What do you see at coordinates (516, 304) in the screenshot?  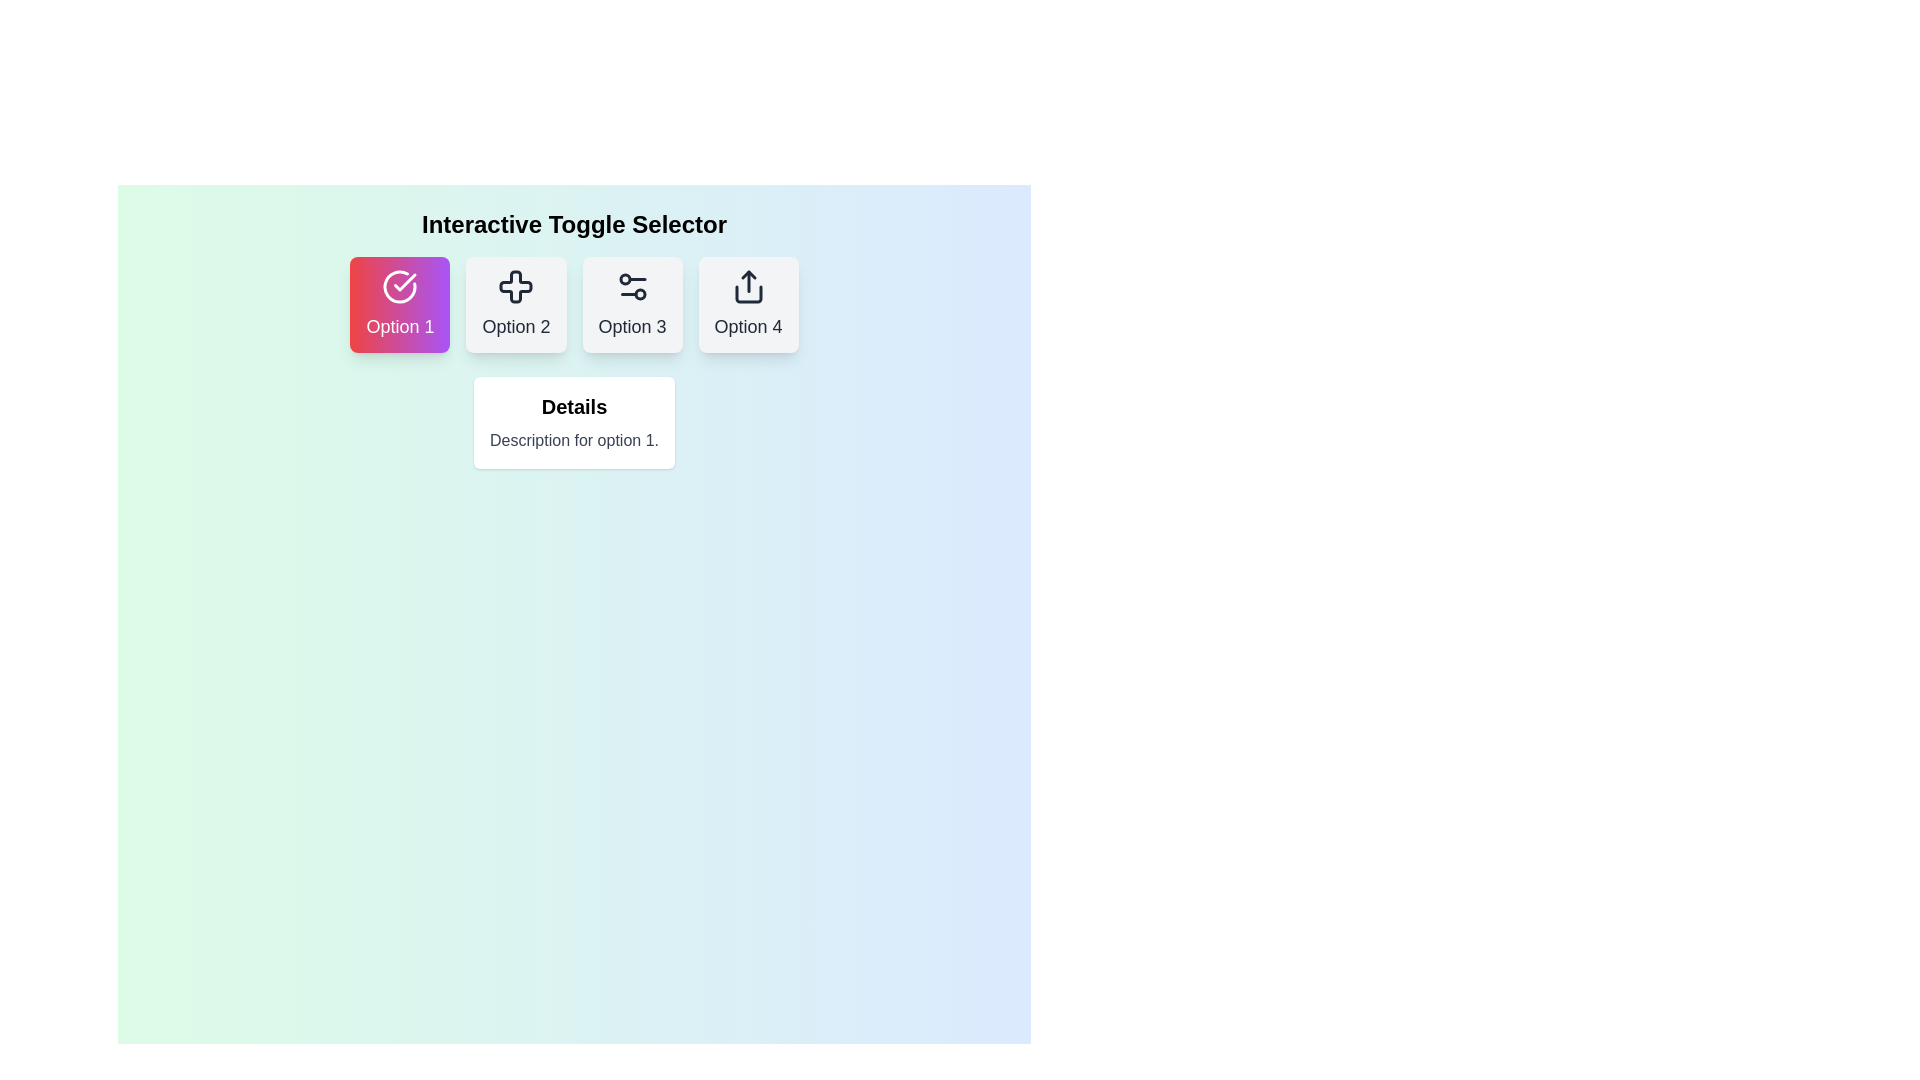 I see `the button corresponding to Option 2 to display its description` at bounding box center [516, 304].